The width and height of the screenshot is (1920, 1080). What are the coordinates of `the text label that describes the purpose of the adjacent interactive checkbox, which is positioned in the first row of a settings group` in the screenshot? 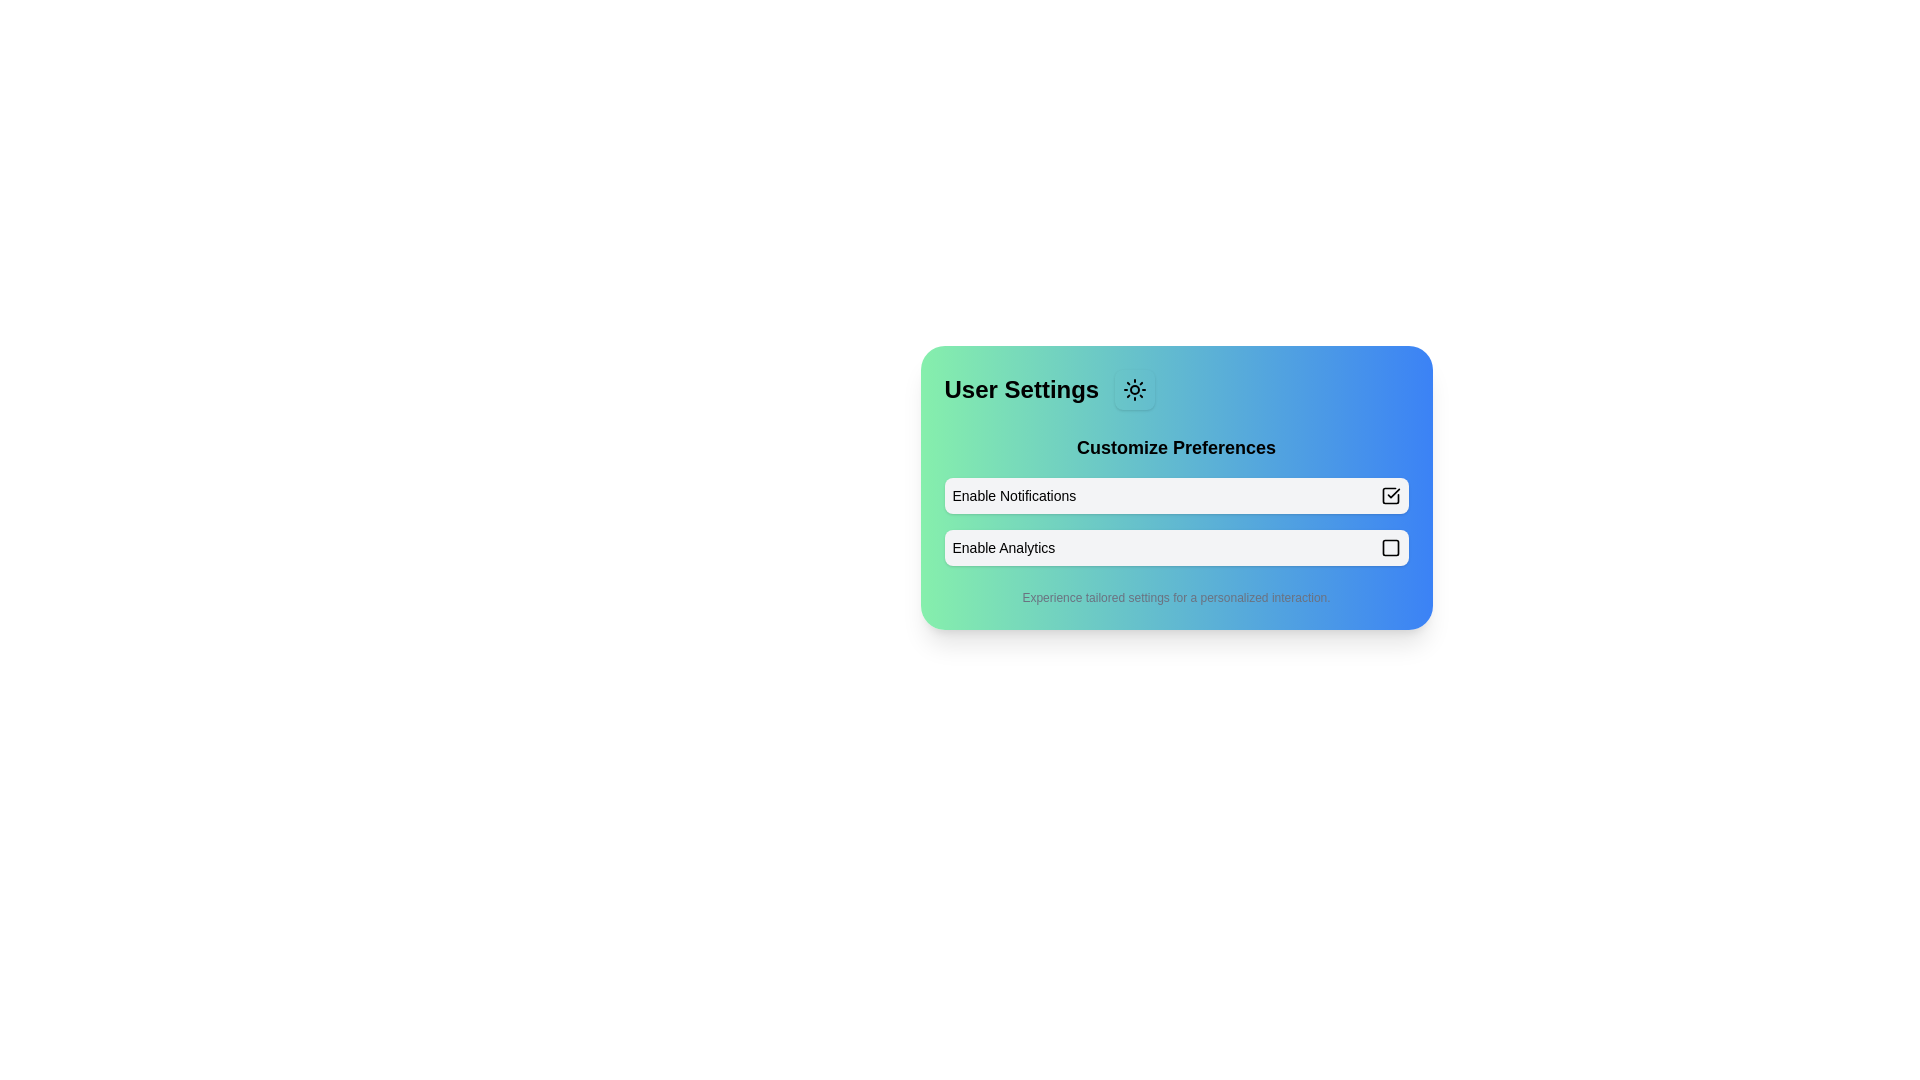 It's located at (1014, 495).